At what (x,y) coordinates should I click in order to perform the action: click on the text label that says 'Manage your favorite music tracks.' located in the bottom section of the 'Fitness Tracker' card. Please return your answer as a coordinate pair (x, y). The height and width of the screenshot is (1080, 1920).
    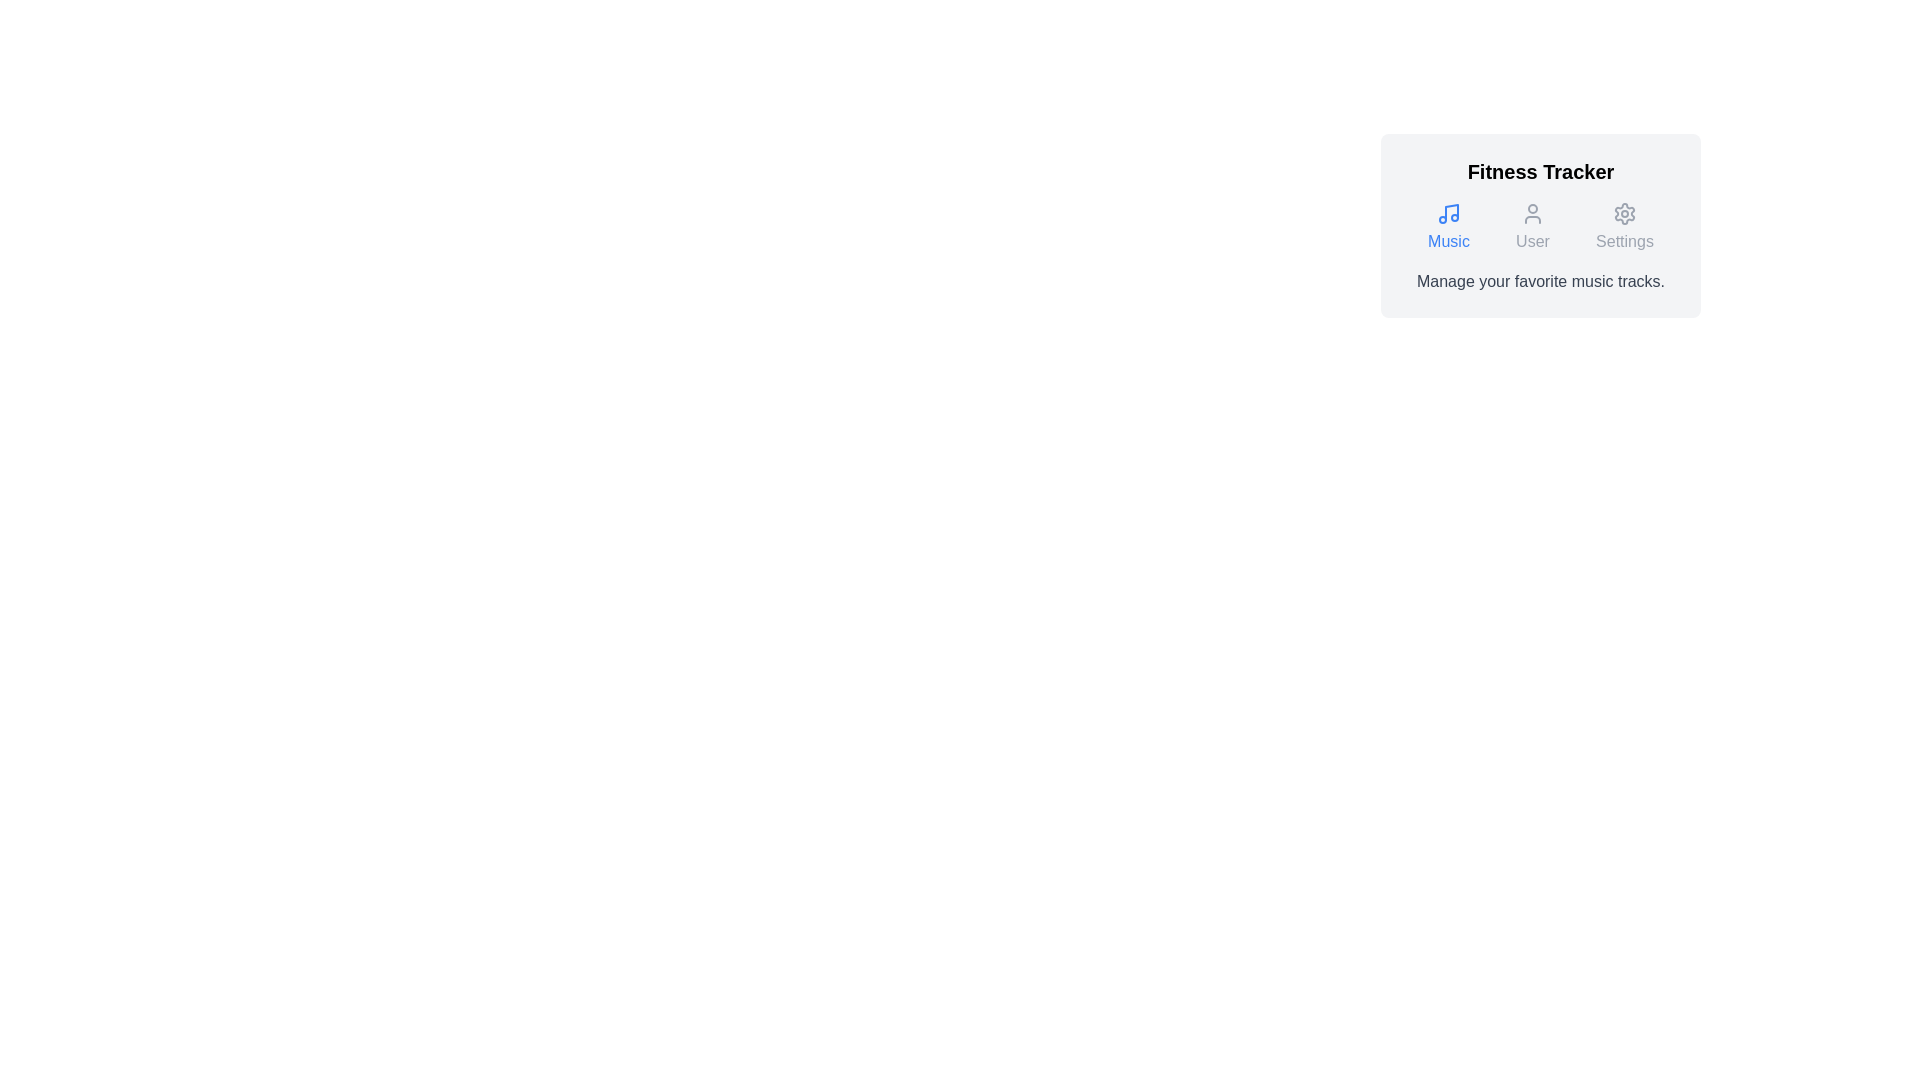
    Looking at the image, I should click on (1539, 281).